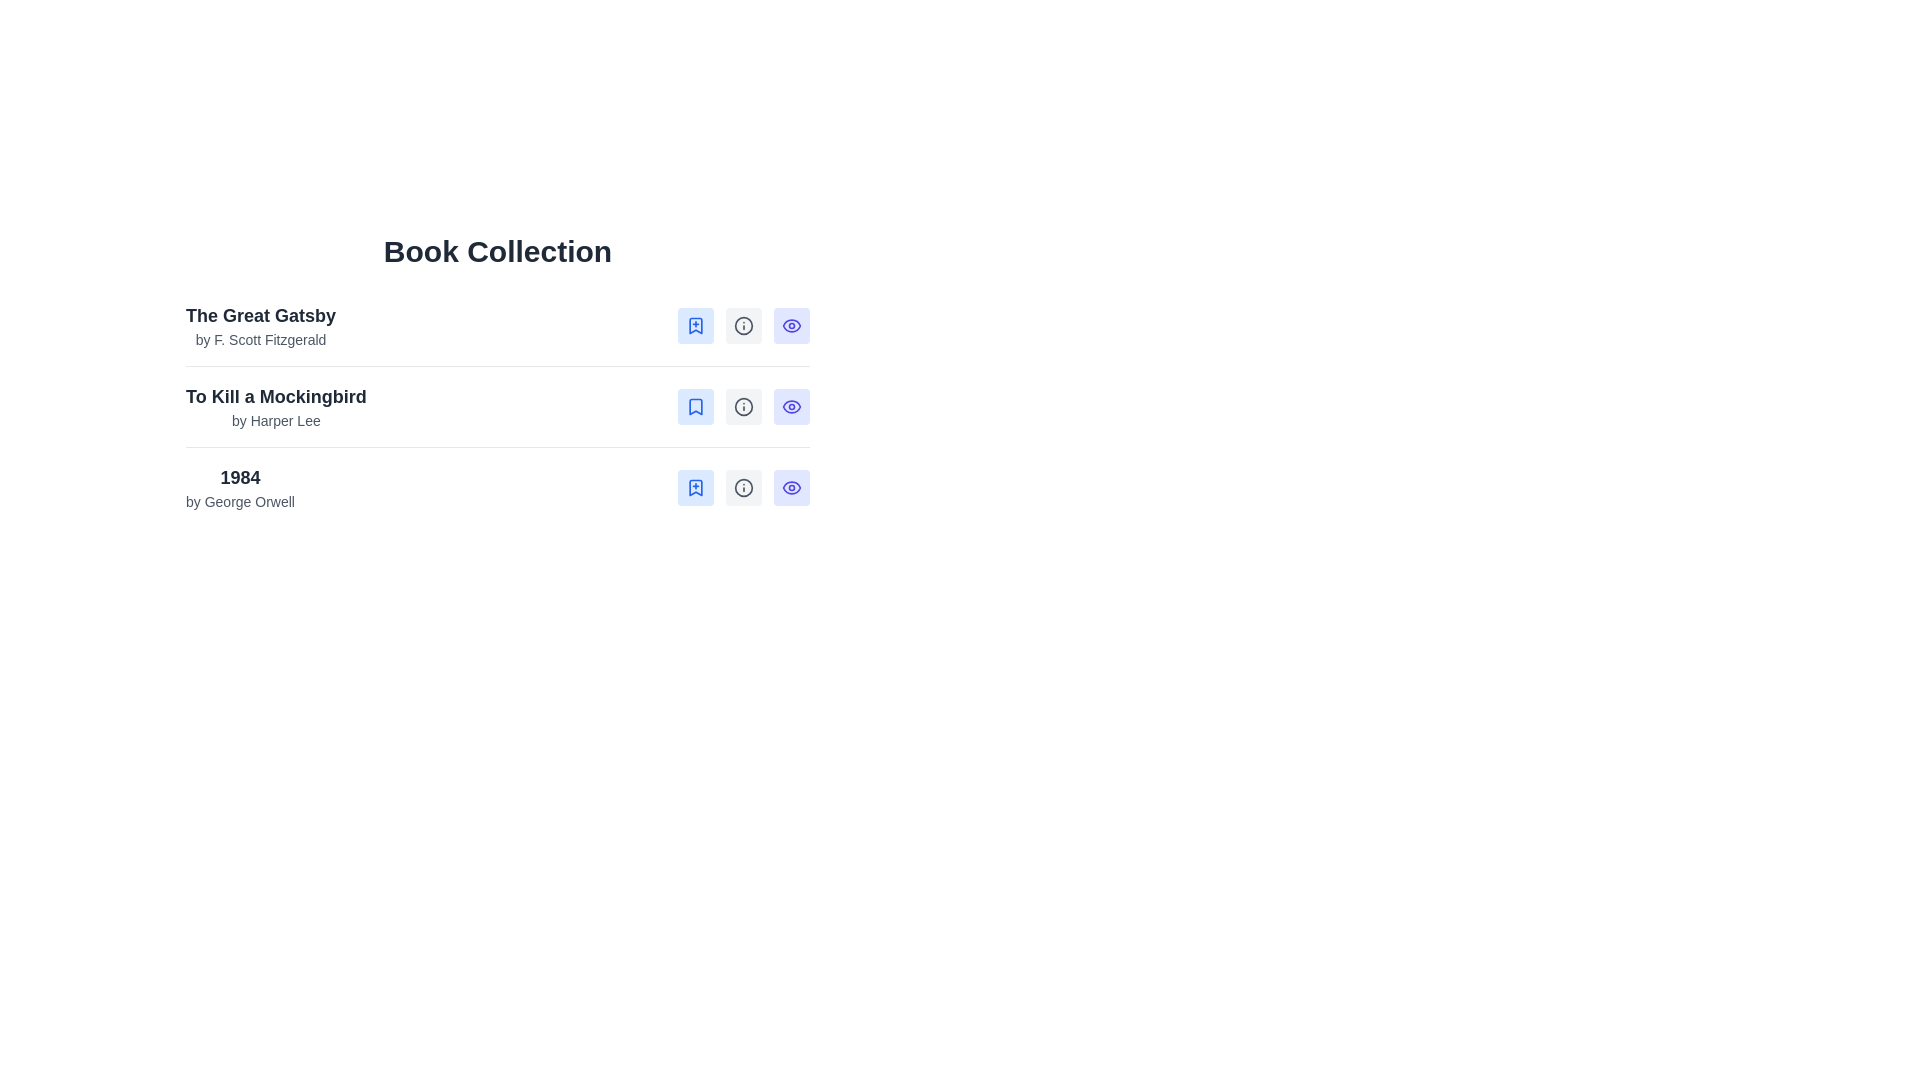 Image resolution: width=1920 pixels, height=1080 pixels. What do you see at coordinates (791, 488) in the screenshot?
I see `the SVG eye icon with an indigo color fill located in the bottom row of the interactive button panel for the '1984' book entry, positioned to the far right` at bounding box center [791, 488].